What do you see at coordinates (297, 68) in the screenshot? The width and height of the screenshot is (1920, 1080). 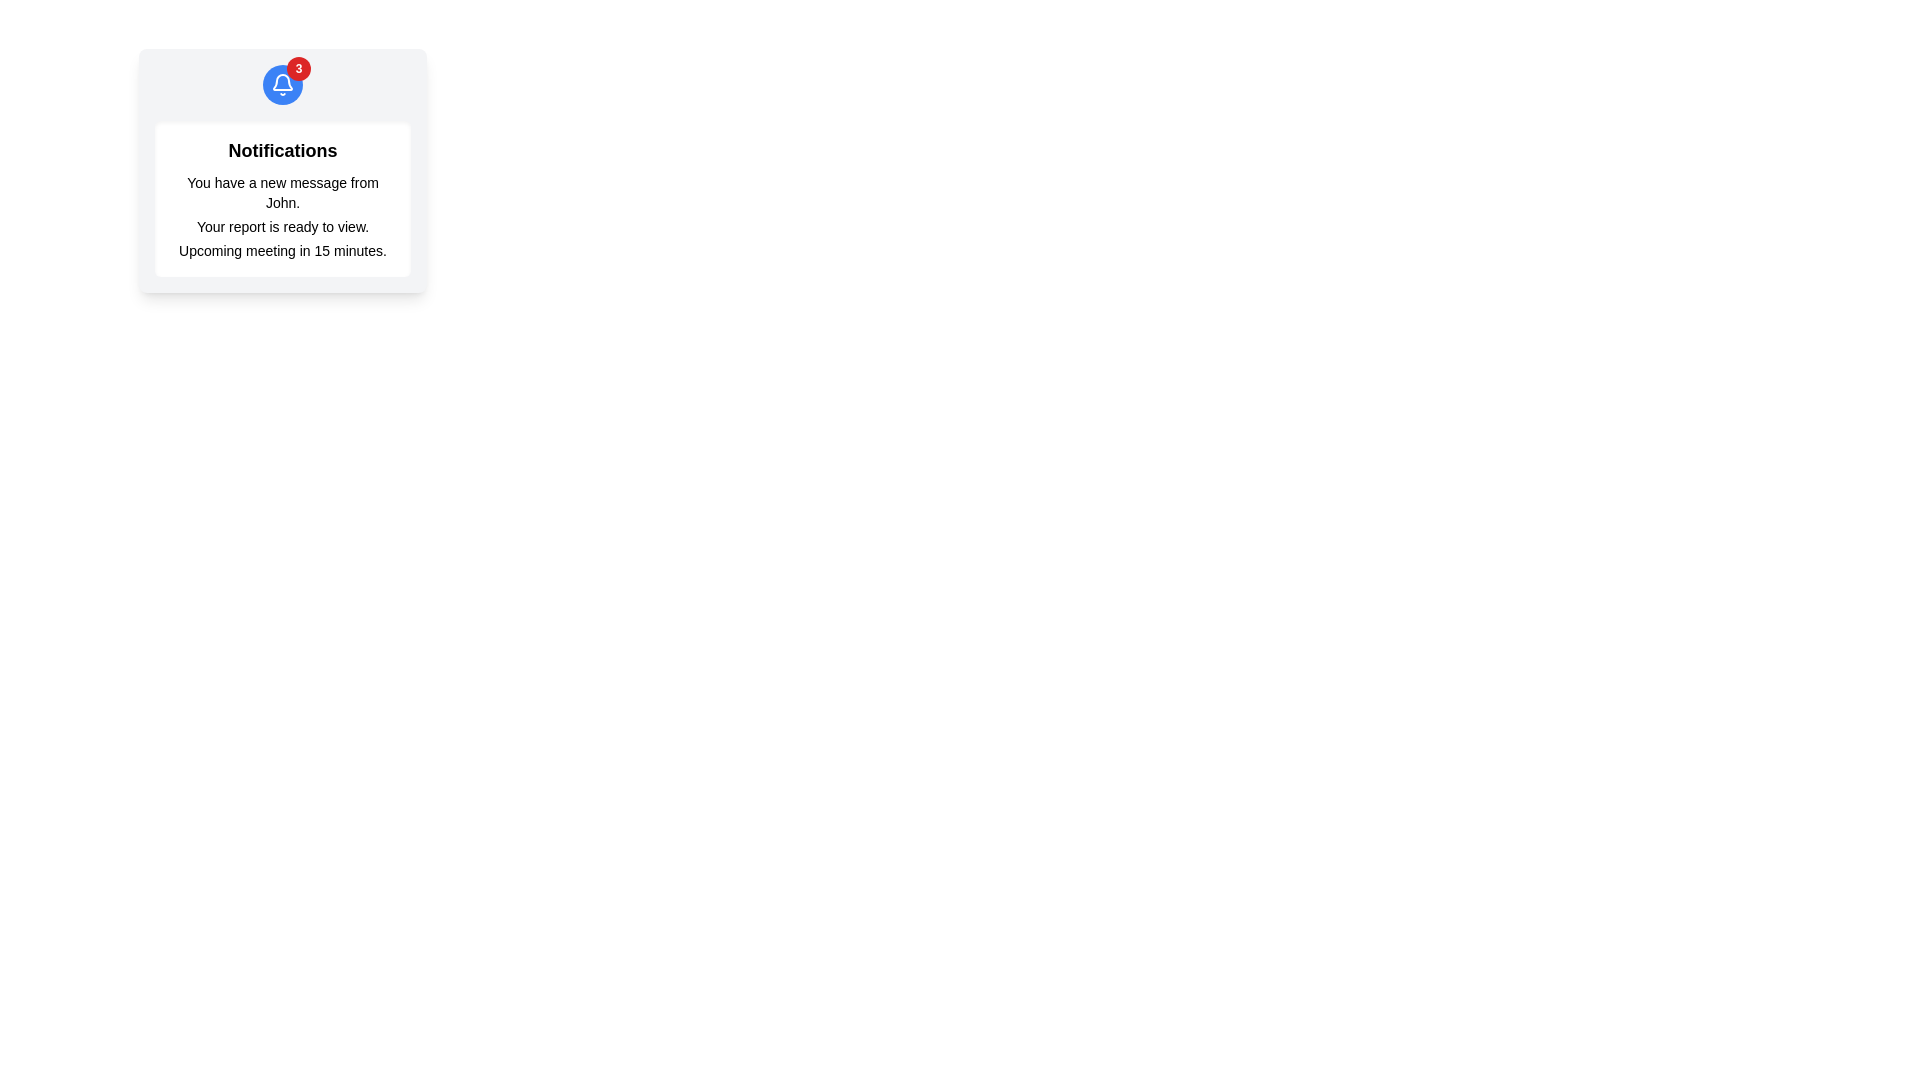 I see `the notification badge located at the top-right of the blue circular button containing a bell icon` at bounding box center [297, 68].